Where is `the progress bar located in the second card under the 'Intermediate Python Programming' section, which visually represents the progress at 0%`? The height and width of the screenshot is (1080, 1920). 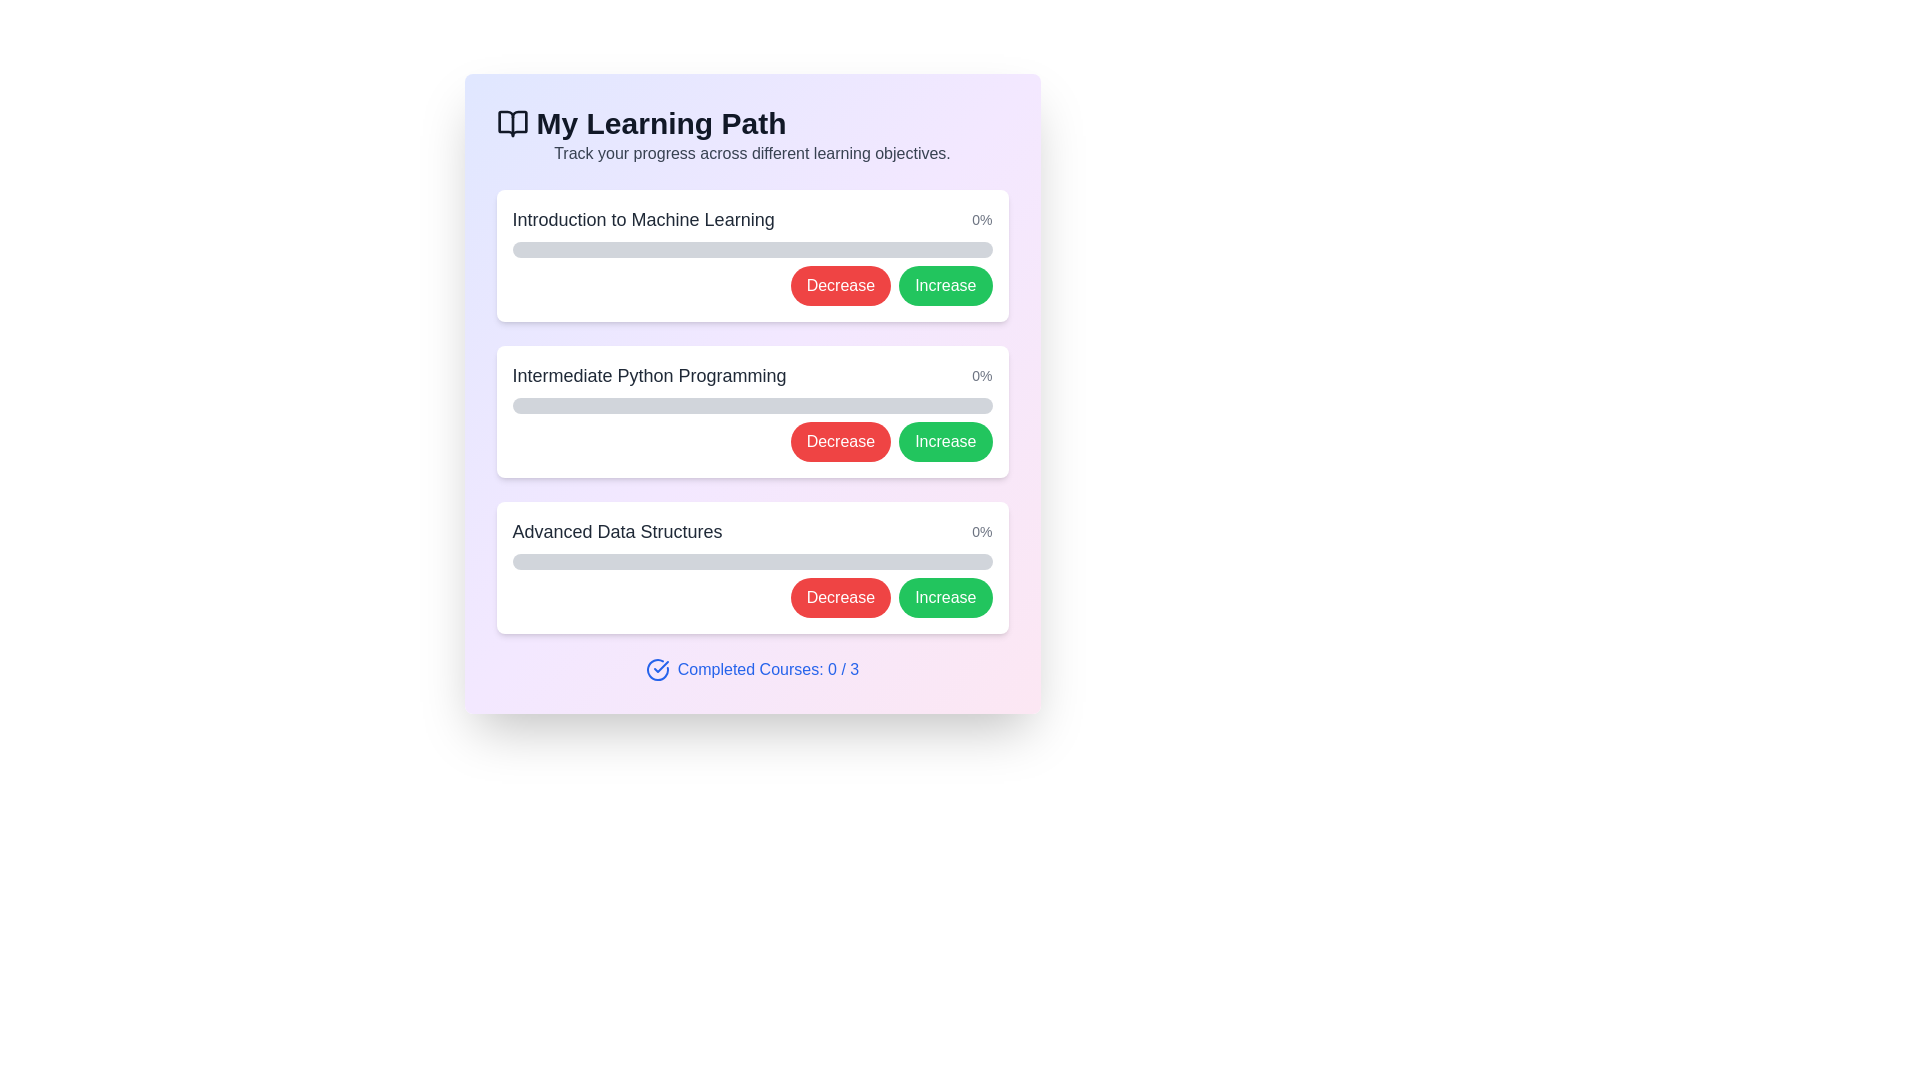 the progress bar located in the second card under the 'Intermediate Python Programming' section, which visually represents the progress at 0% is located at coordinates (751, 405).